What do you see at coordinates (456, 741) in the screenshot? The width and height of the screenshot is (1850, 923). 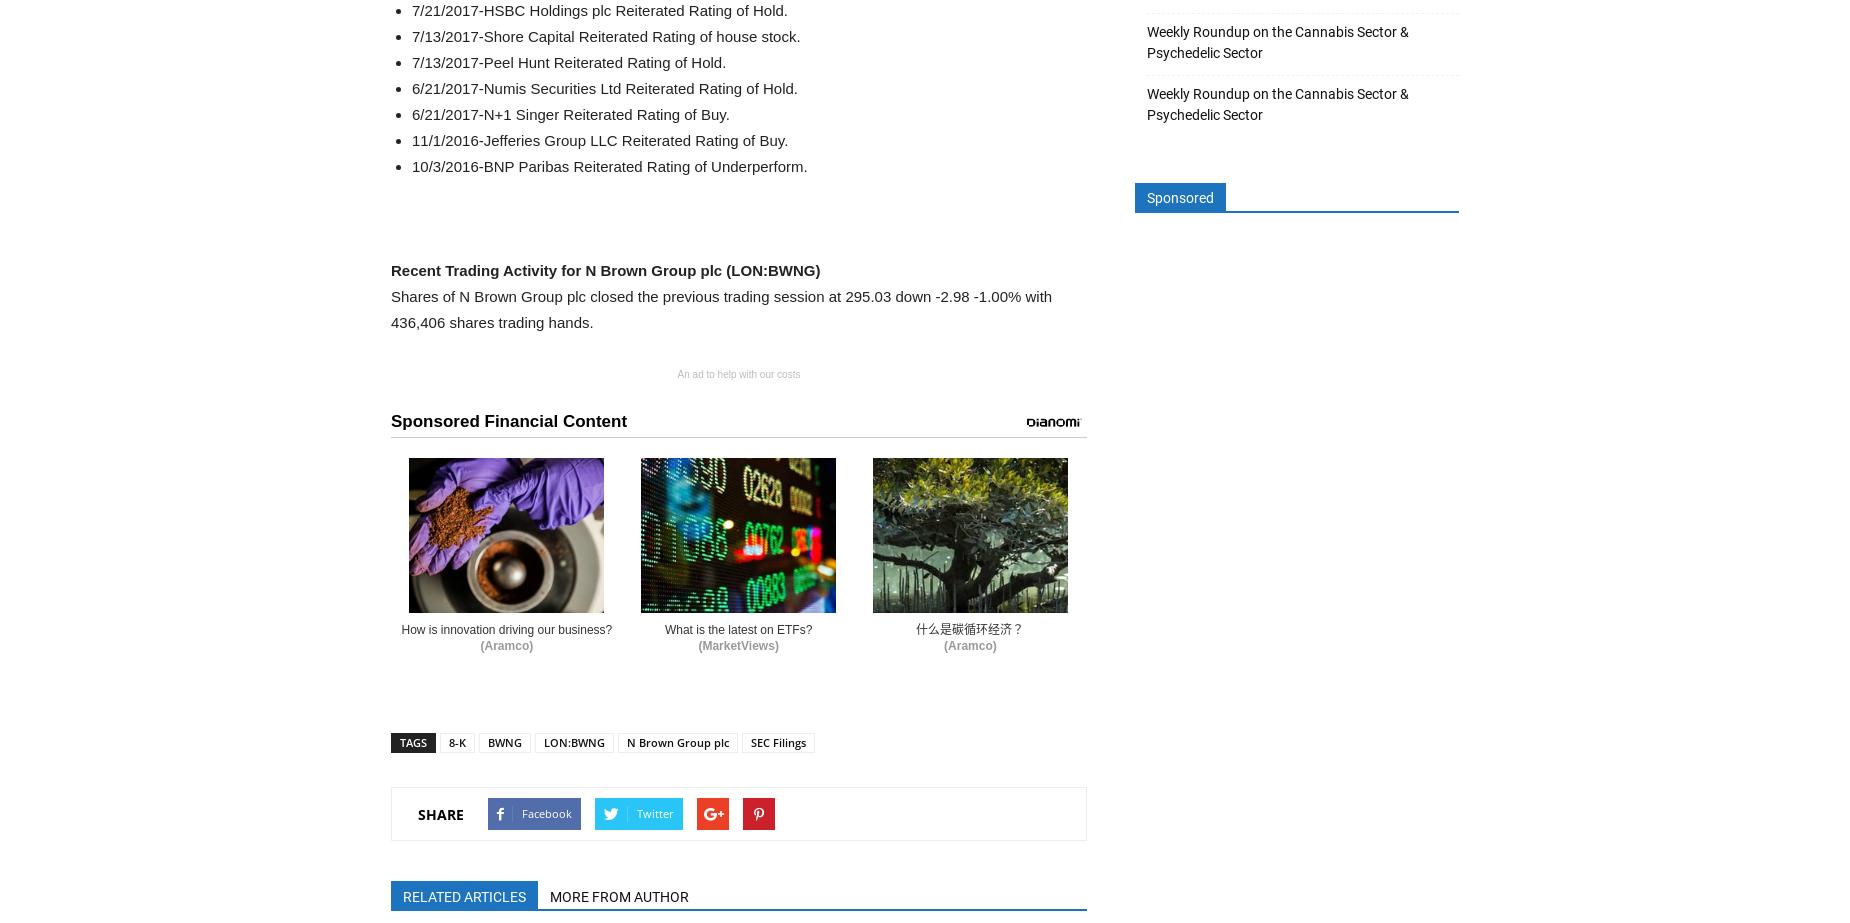 I see `'8-K'` at bounding box center [456, 741].